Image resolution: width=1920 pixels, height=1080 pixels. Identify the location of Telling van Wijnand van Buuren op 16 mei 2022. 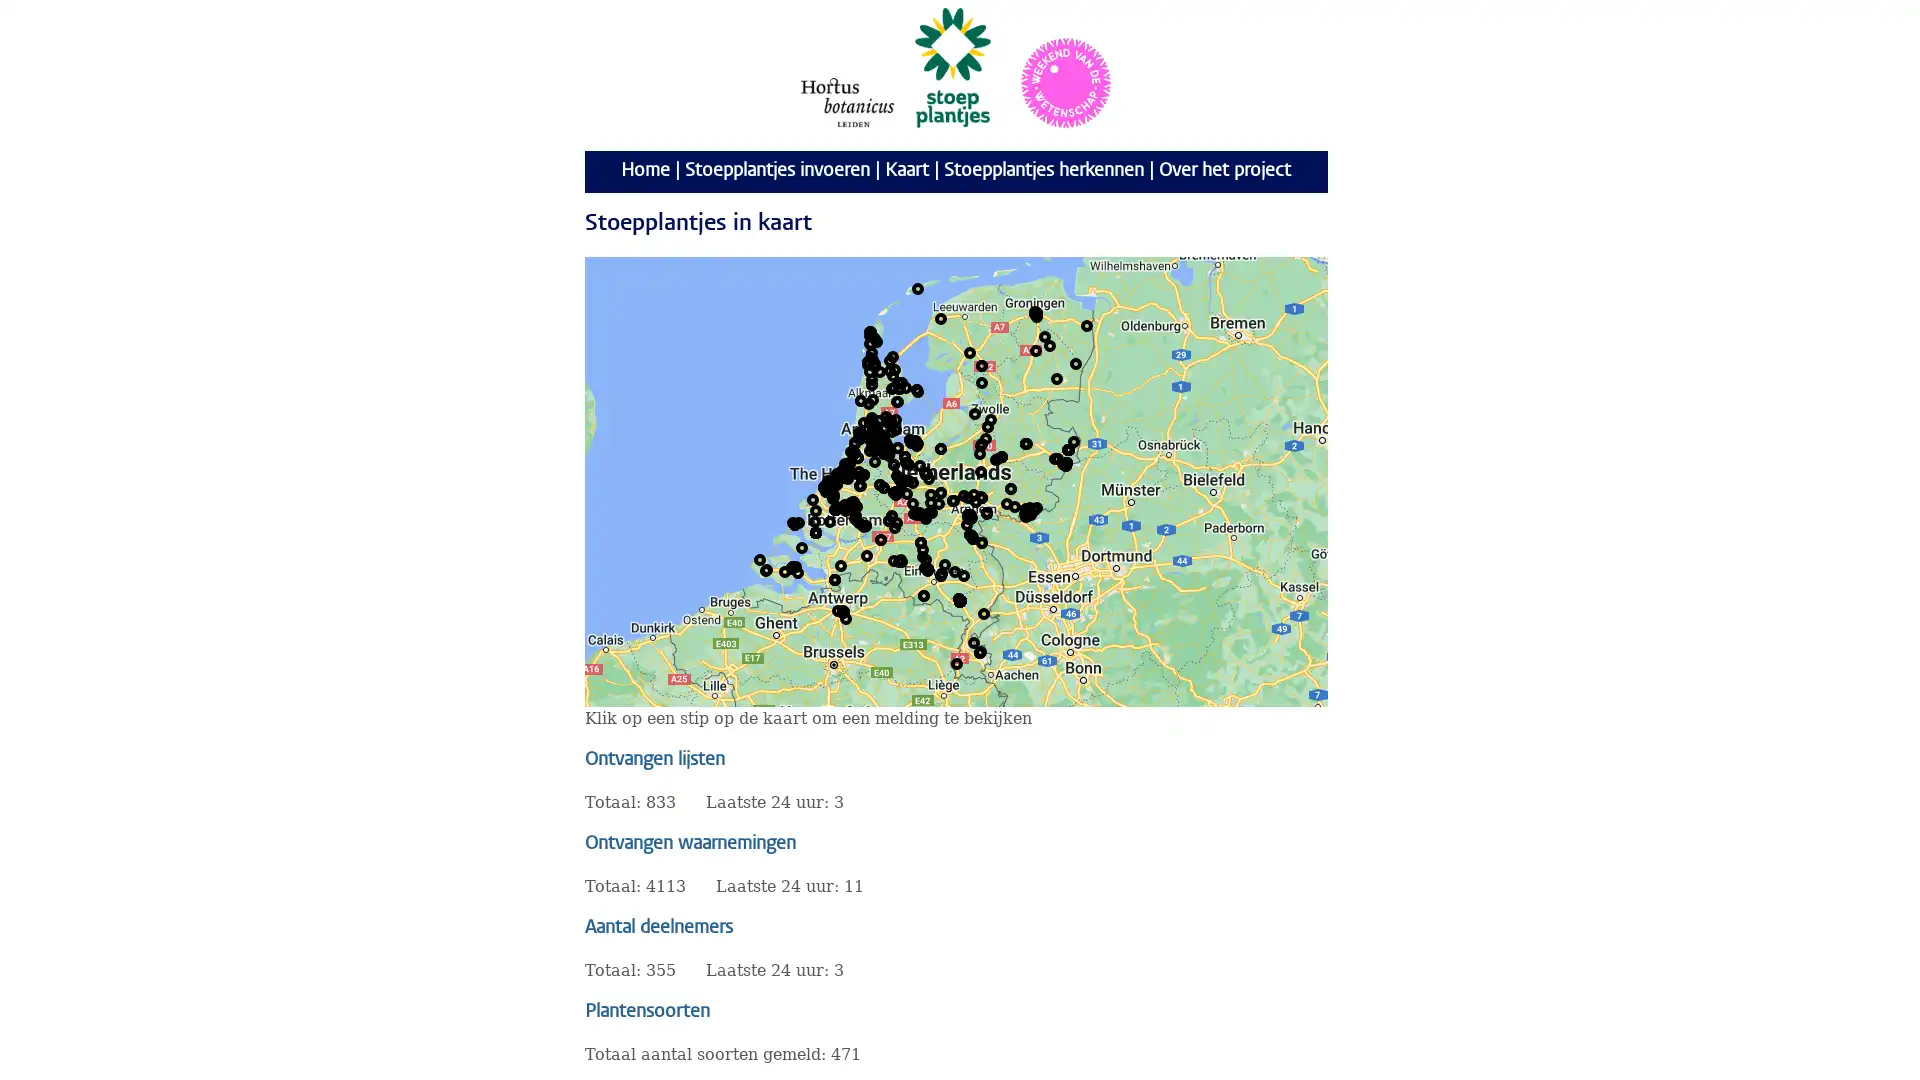
(939, 492).